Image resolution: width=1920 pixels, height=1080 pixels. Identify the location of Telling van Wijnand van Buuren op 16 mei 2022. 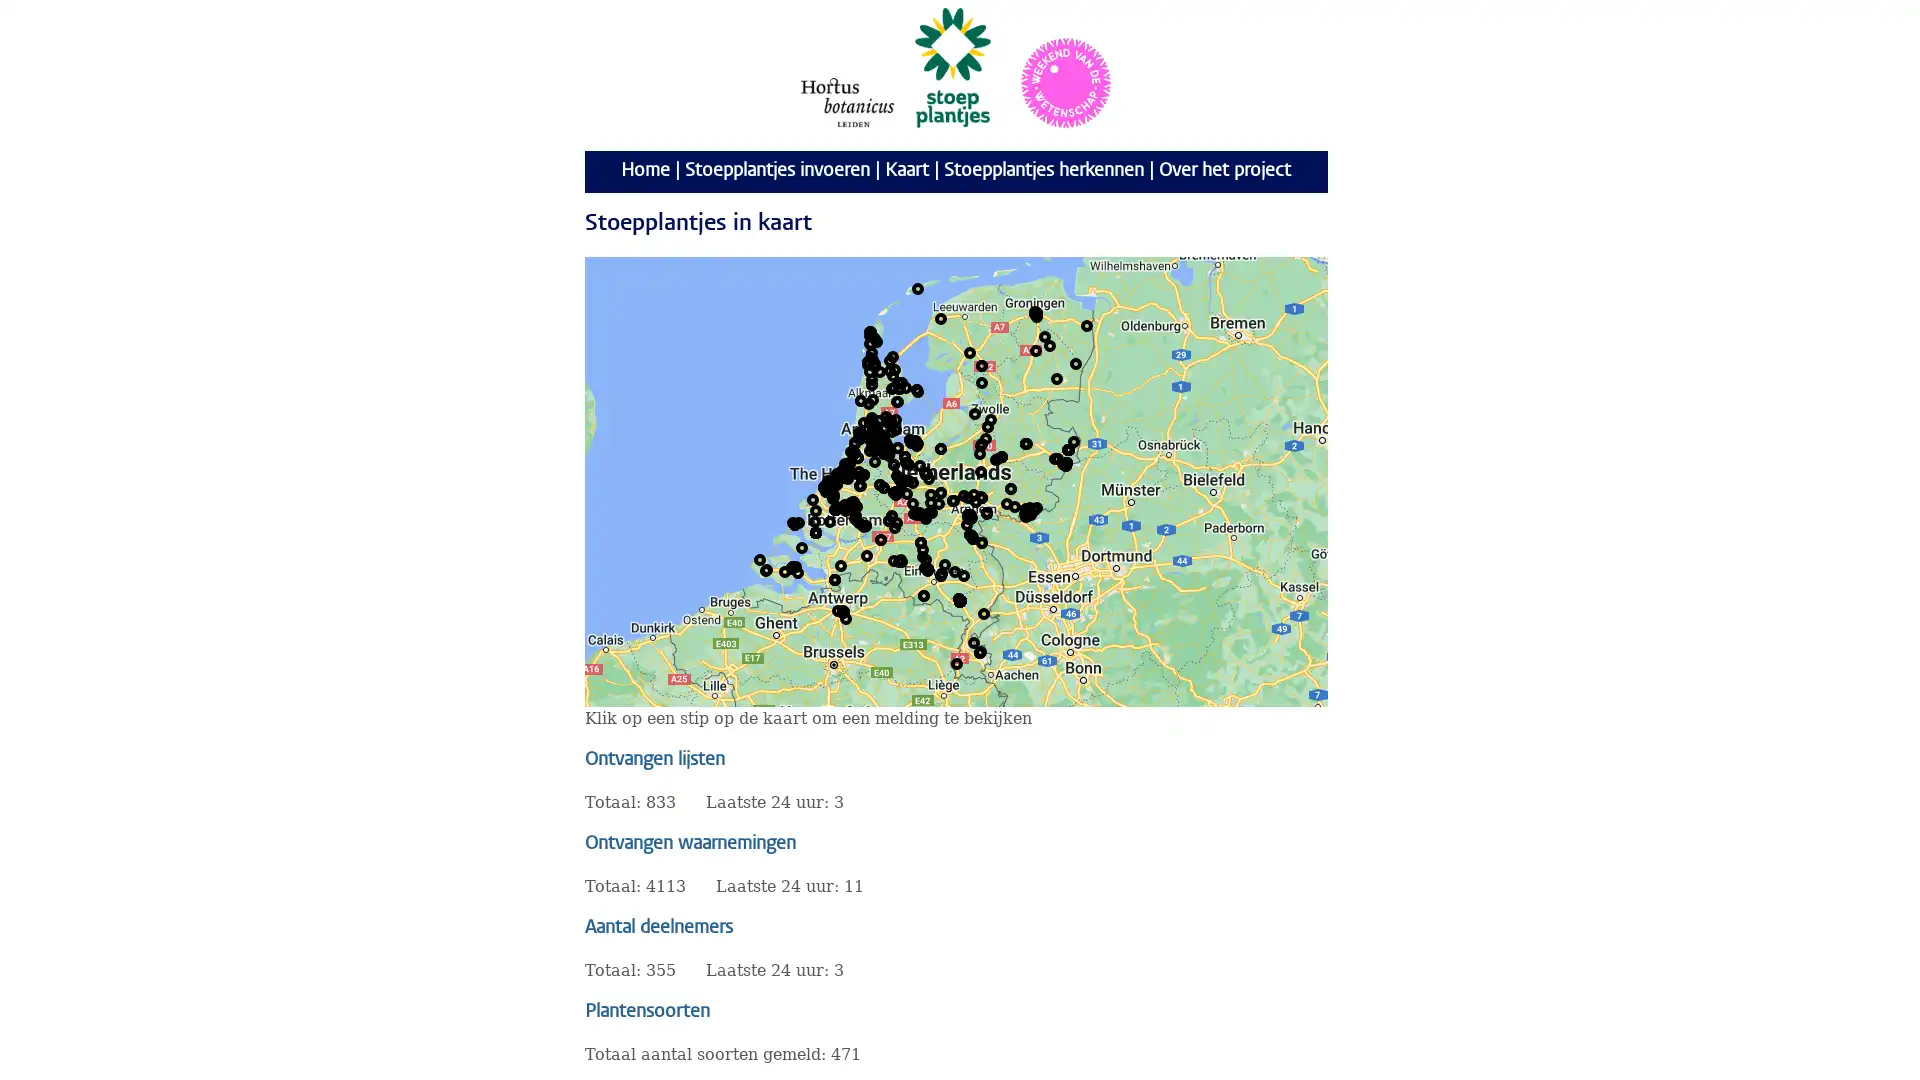
(939, 492).